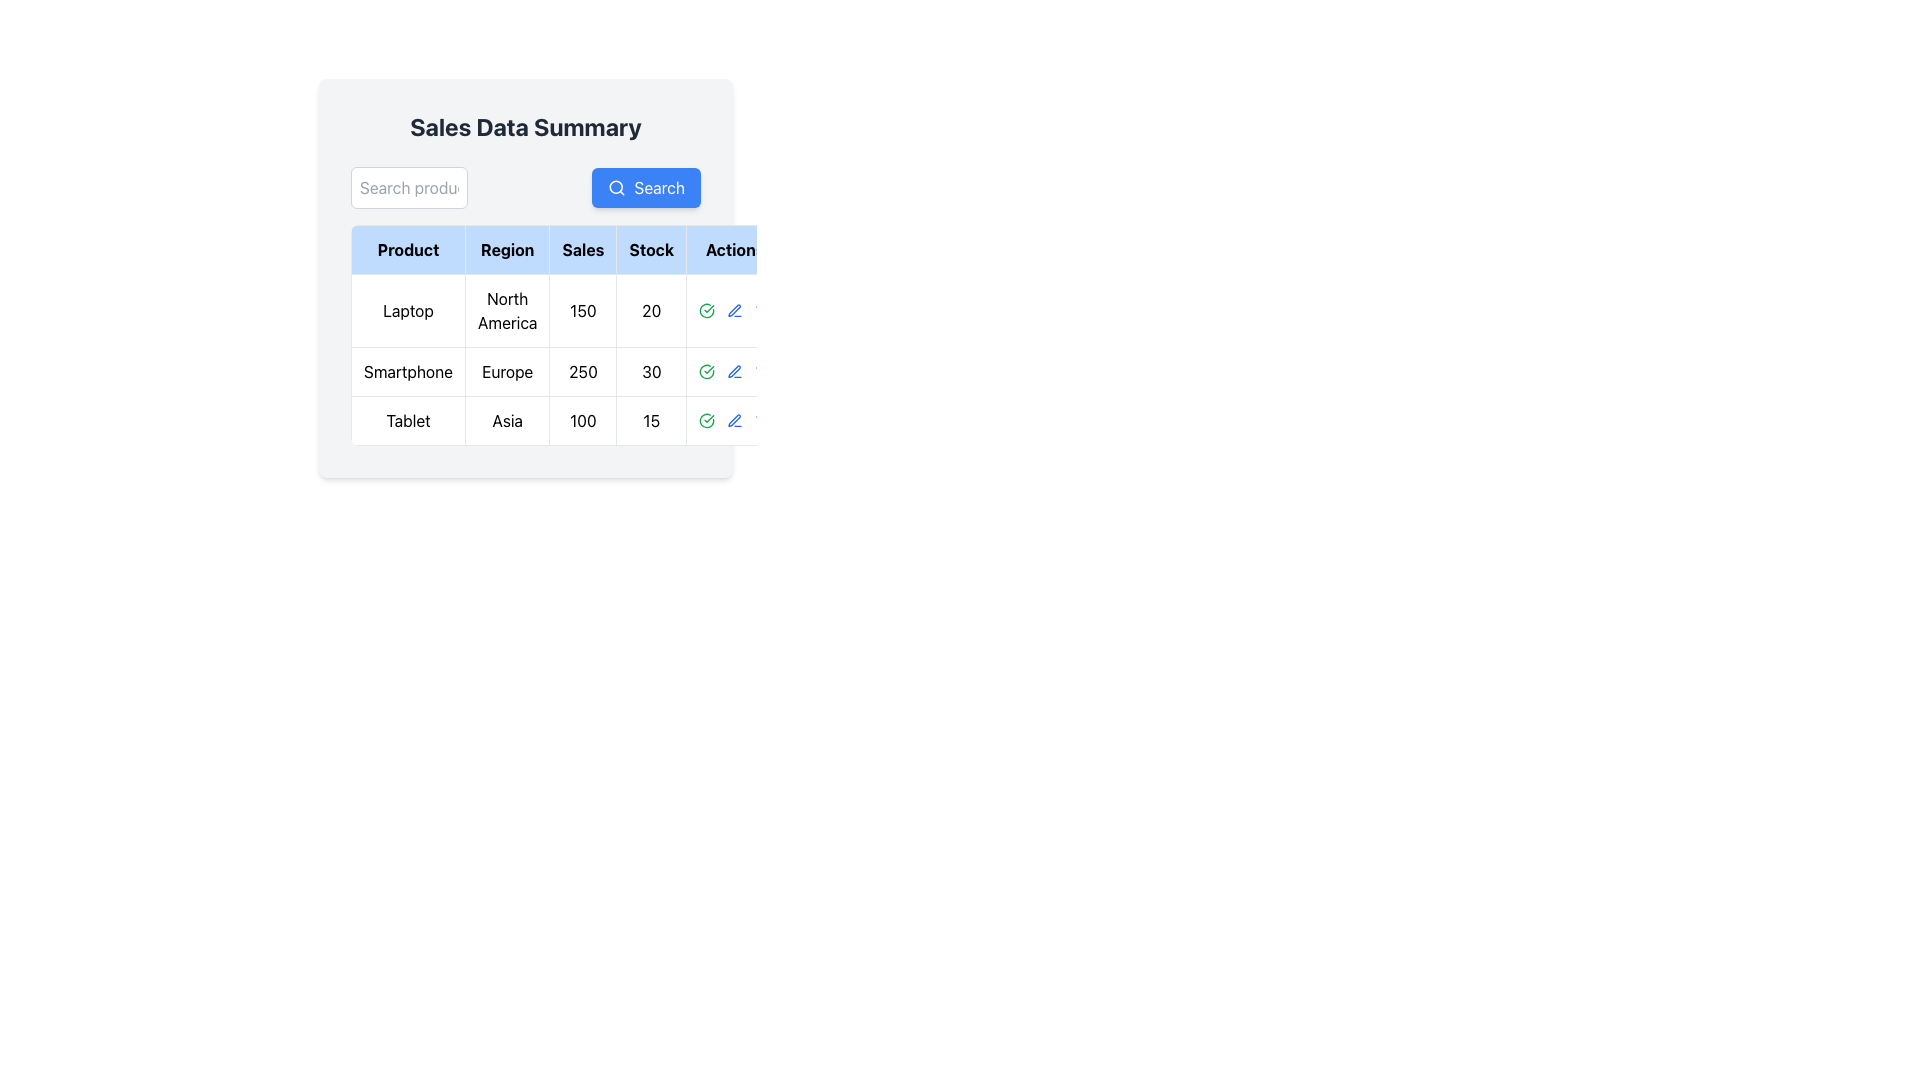  What do you see at coordinates (407, 371) in the screenshot?
I see `the 'Smartphone' text label which identifies the product type within the sales table in the 'Sales Data Summary' section` at bounding box center [407, 371].